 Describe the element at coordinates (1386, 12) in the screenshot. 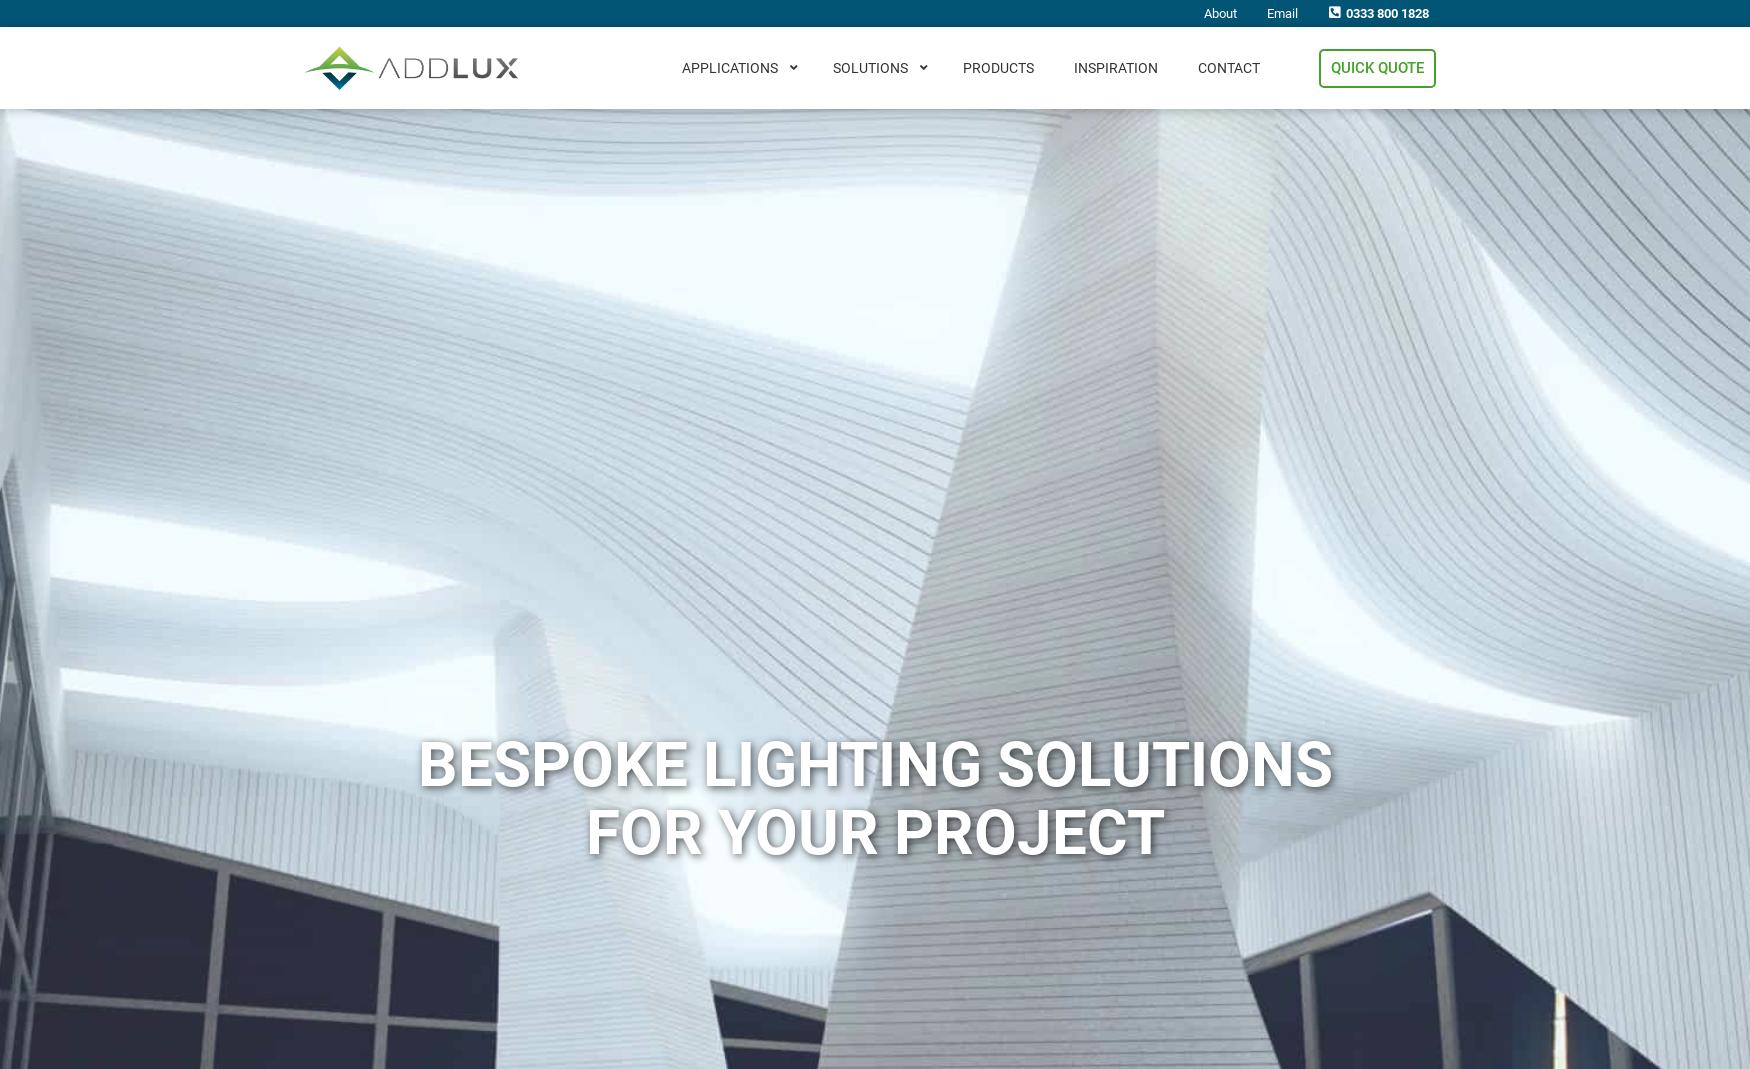

I see `'0333 800 1828'` at that location.